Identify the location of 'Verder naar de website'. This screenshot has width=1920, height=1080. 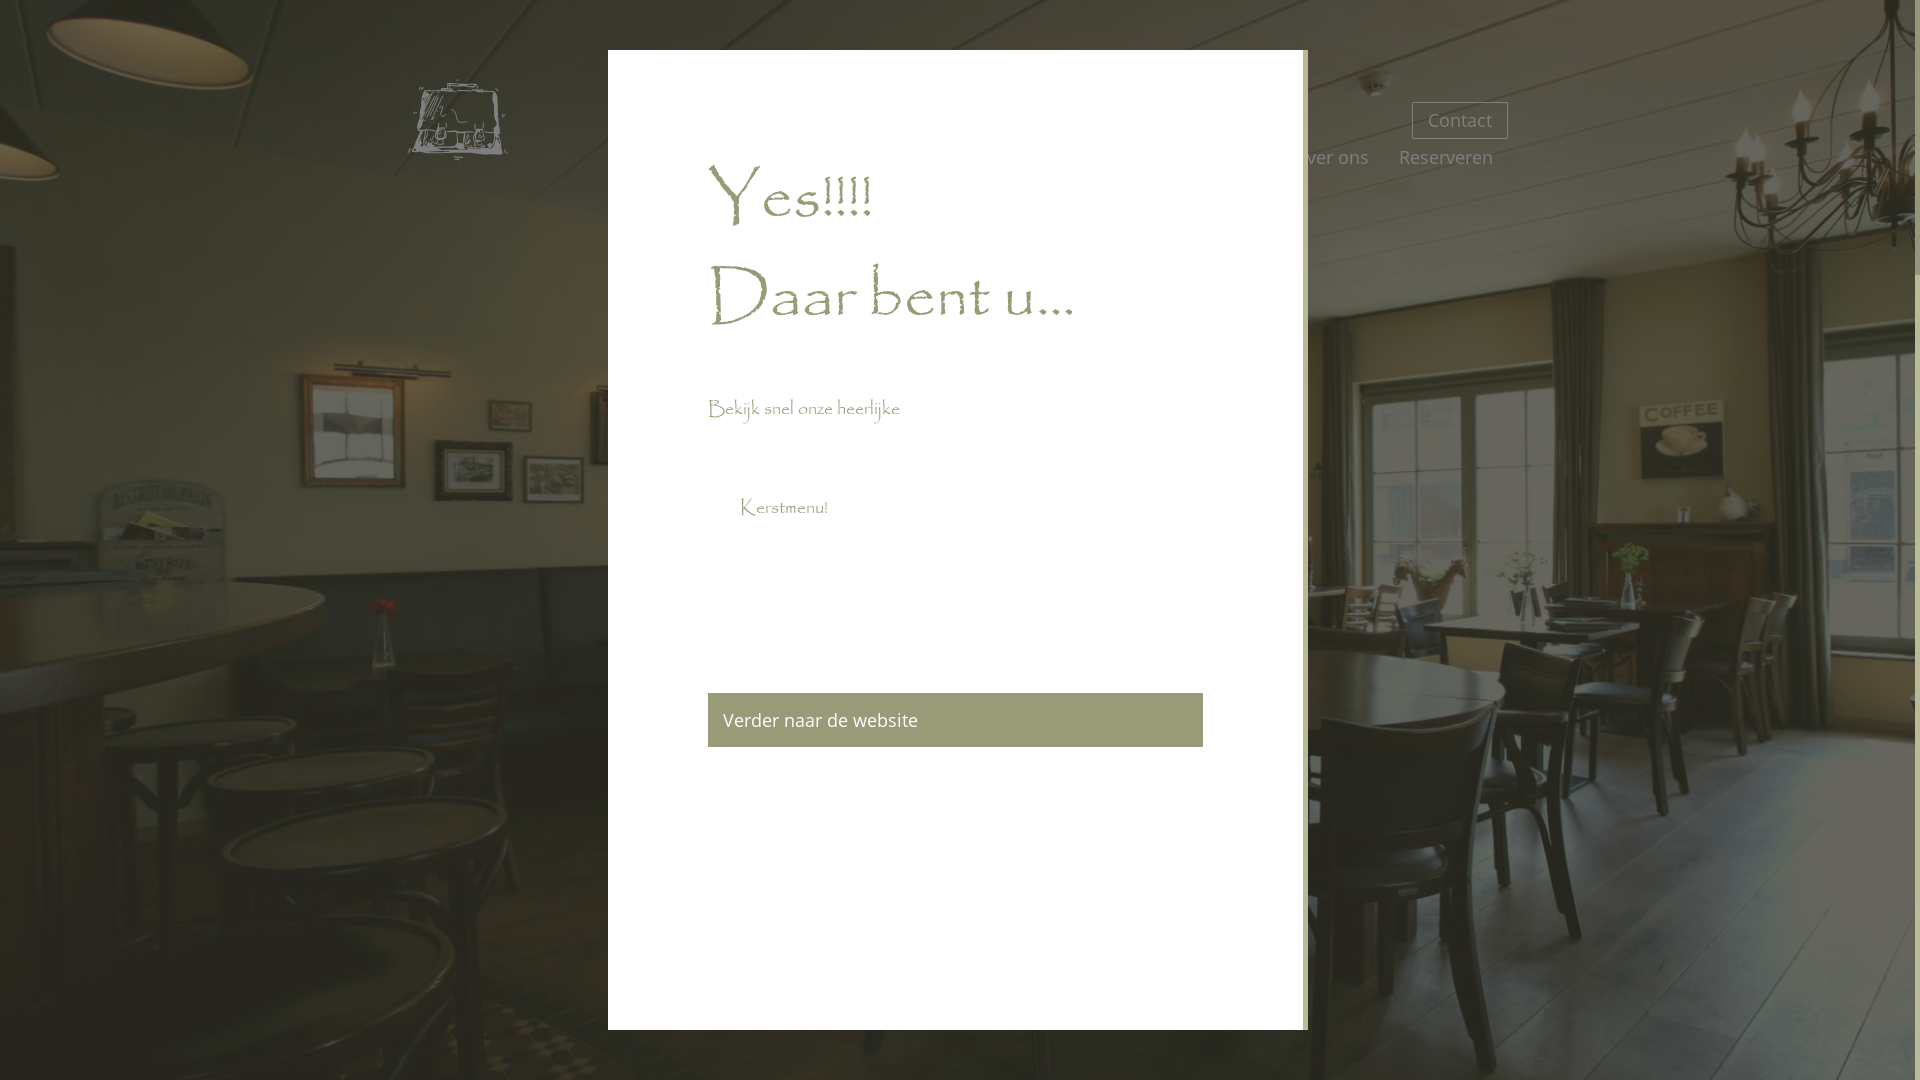
(954, 720).